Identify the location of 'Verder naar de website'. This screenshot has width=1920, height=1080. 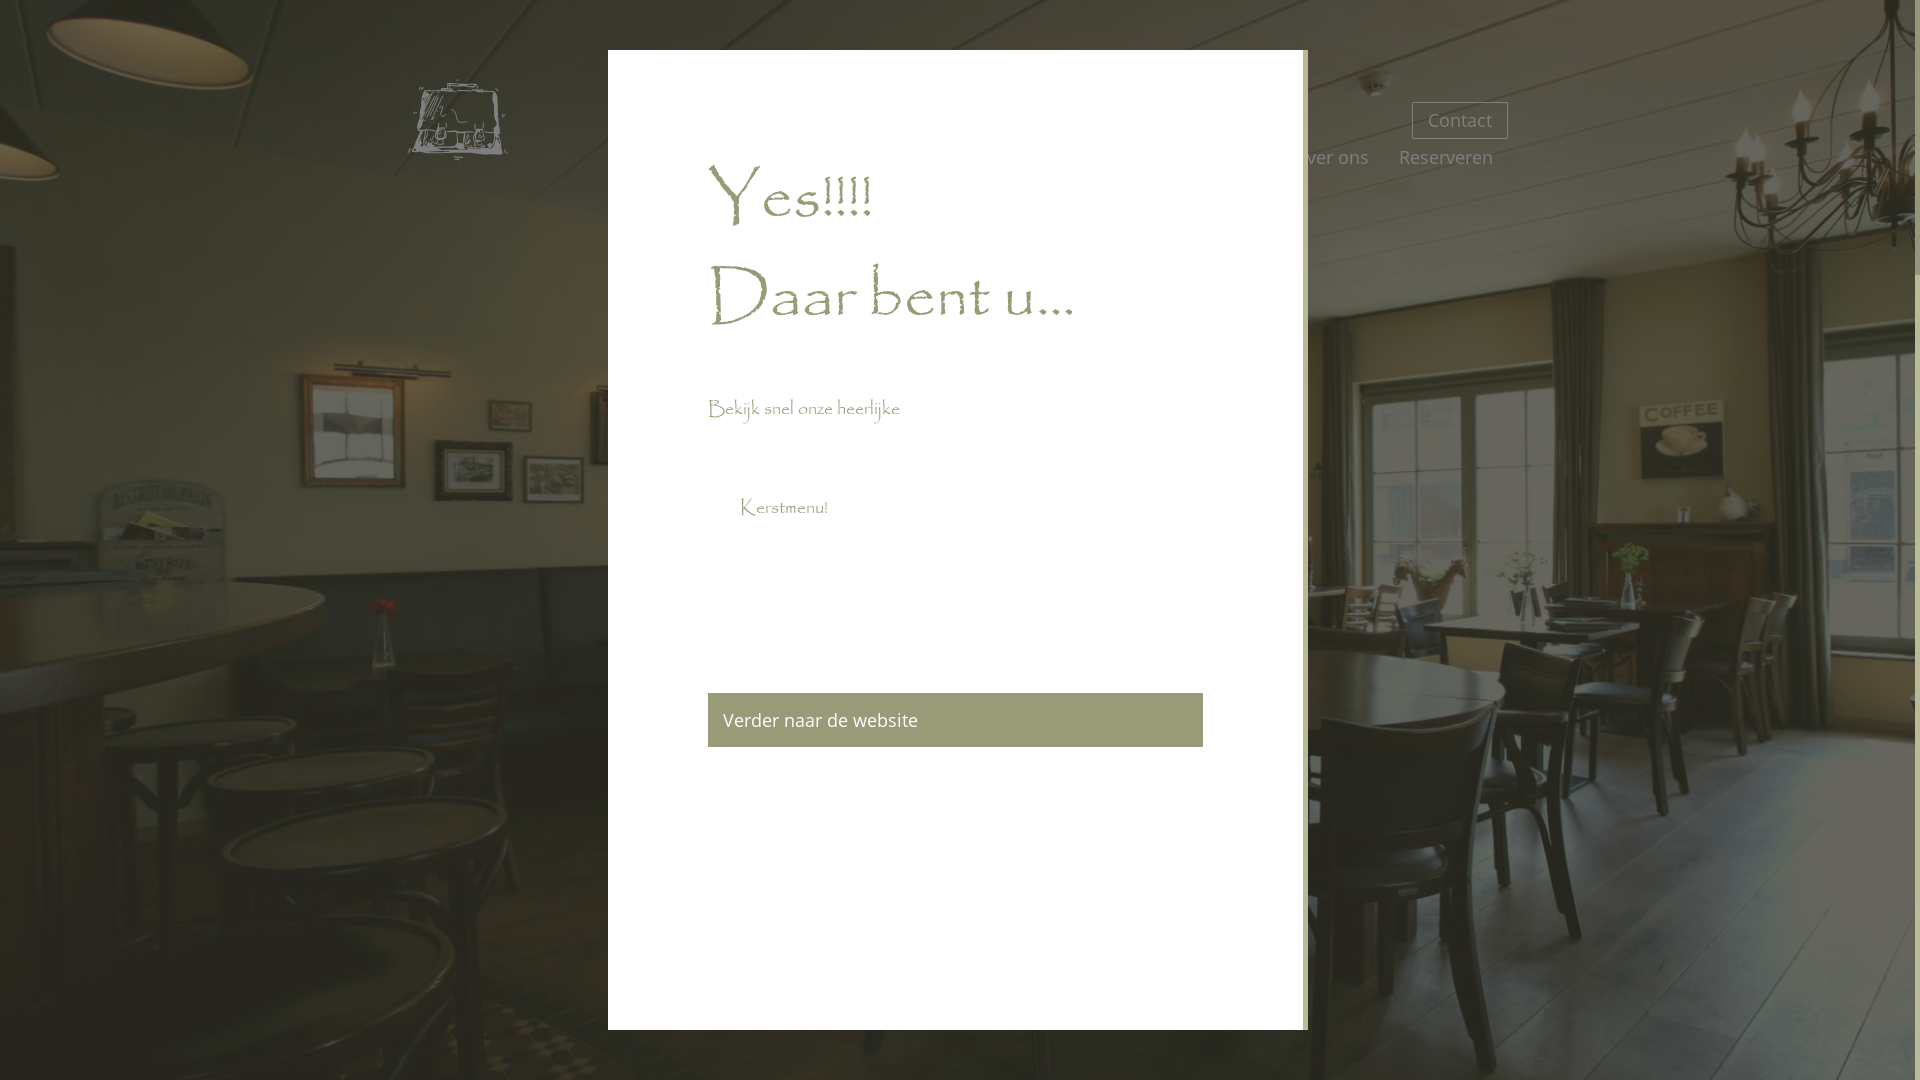
(954, 720).